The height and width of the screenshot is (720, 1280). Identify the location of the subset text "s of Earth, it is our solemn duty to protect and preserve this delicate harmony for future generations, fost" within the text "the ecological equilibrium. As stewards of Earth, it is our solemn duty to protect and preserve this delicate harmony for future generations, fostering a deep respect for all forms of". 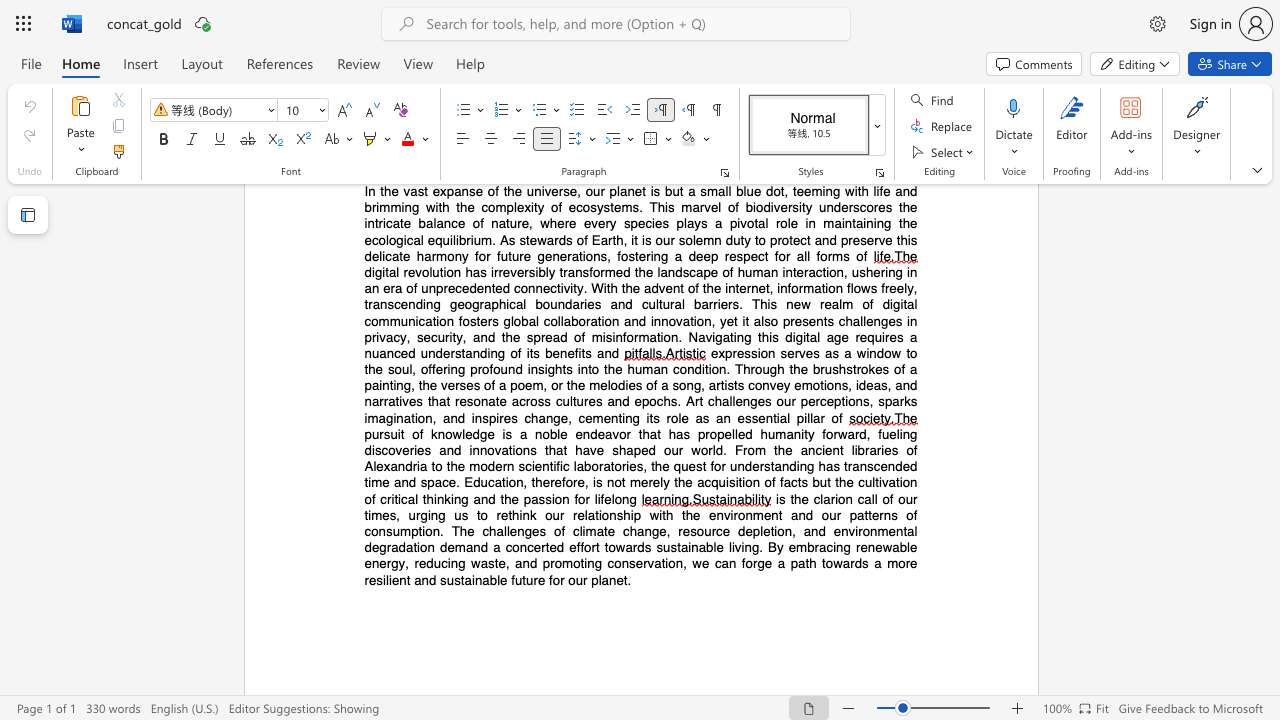
(565, 239).